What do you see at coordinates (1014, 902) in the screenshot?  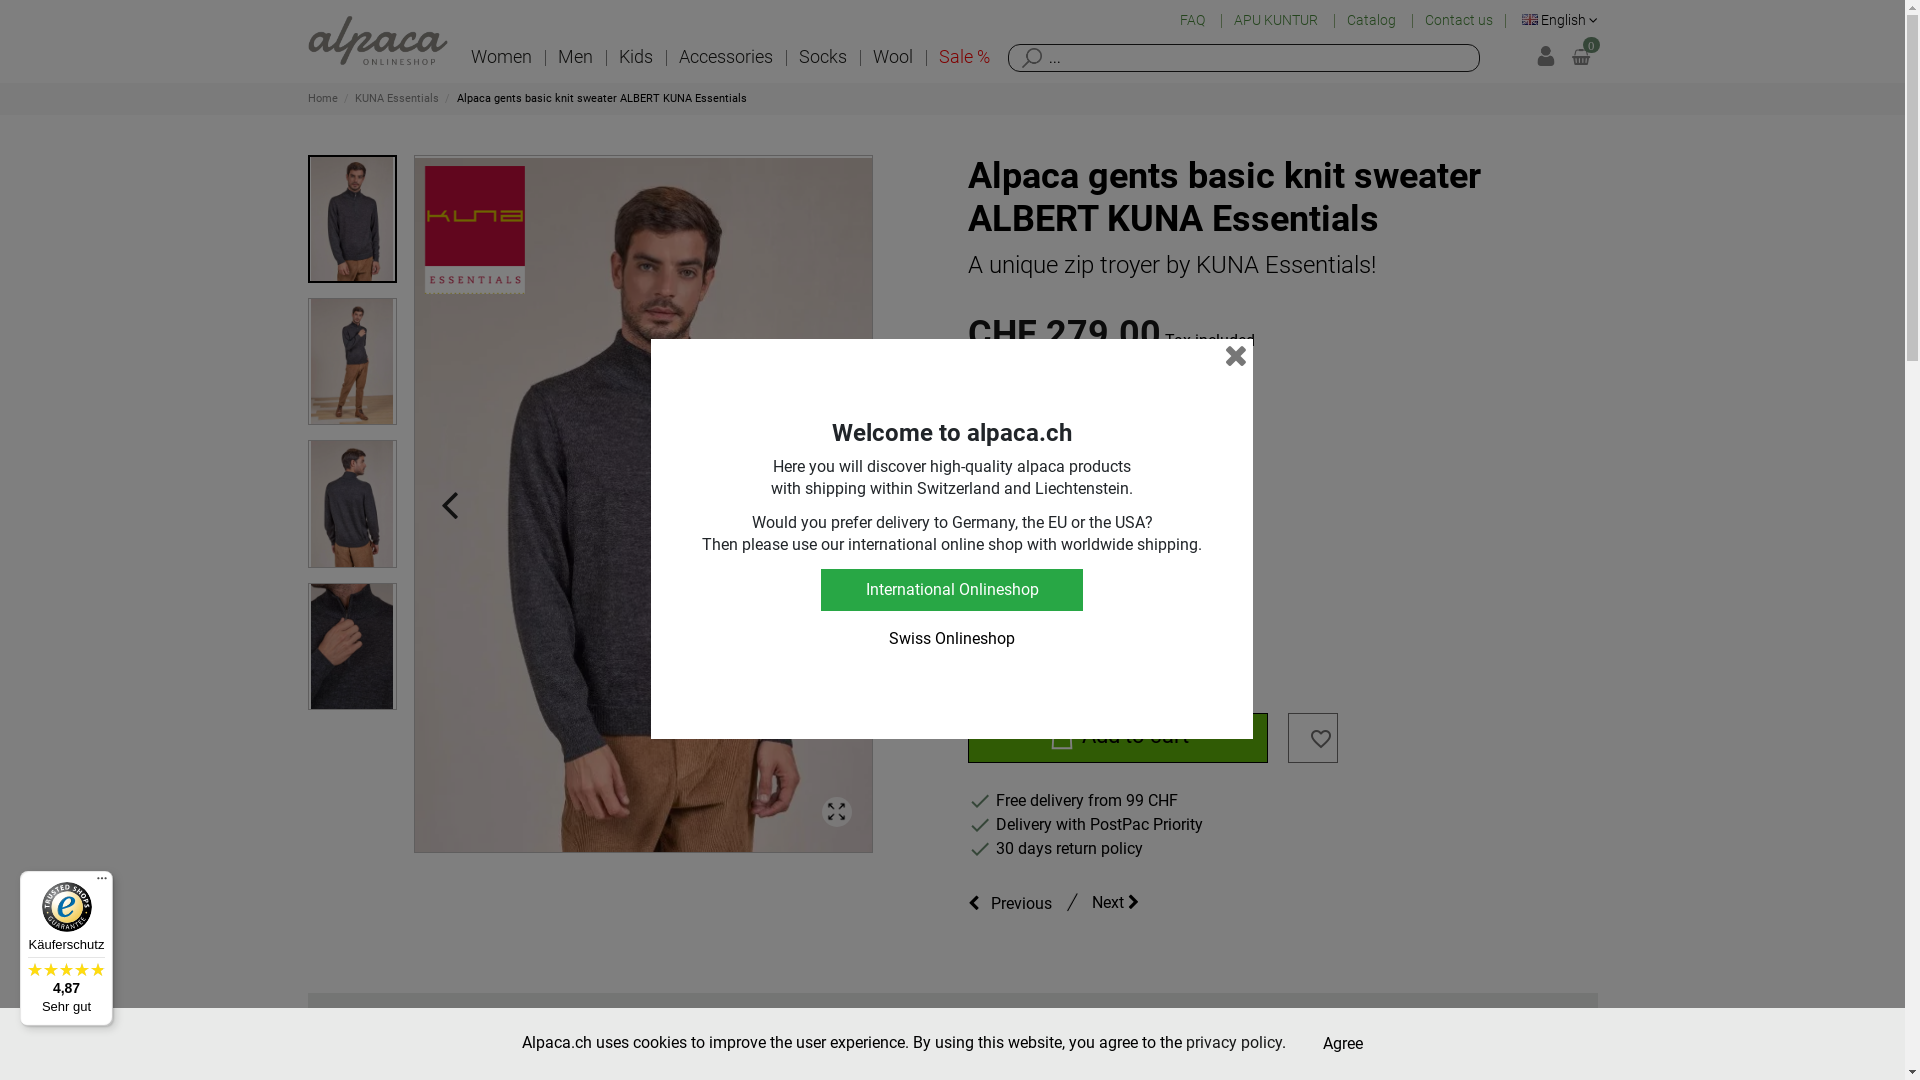 I see `'Previous'` at bounding box center [1014, 902].